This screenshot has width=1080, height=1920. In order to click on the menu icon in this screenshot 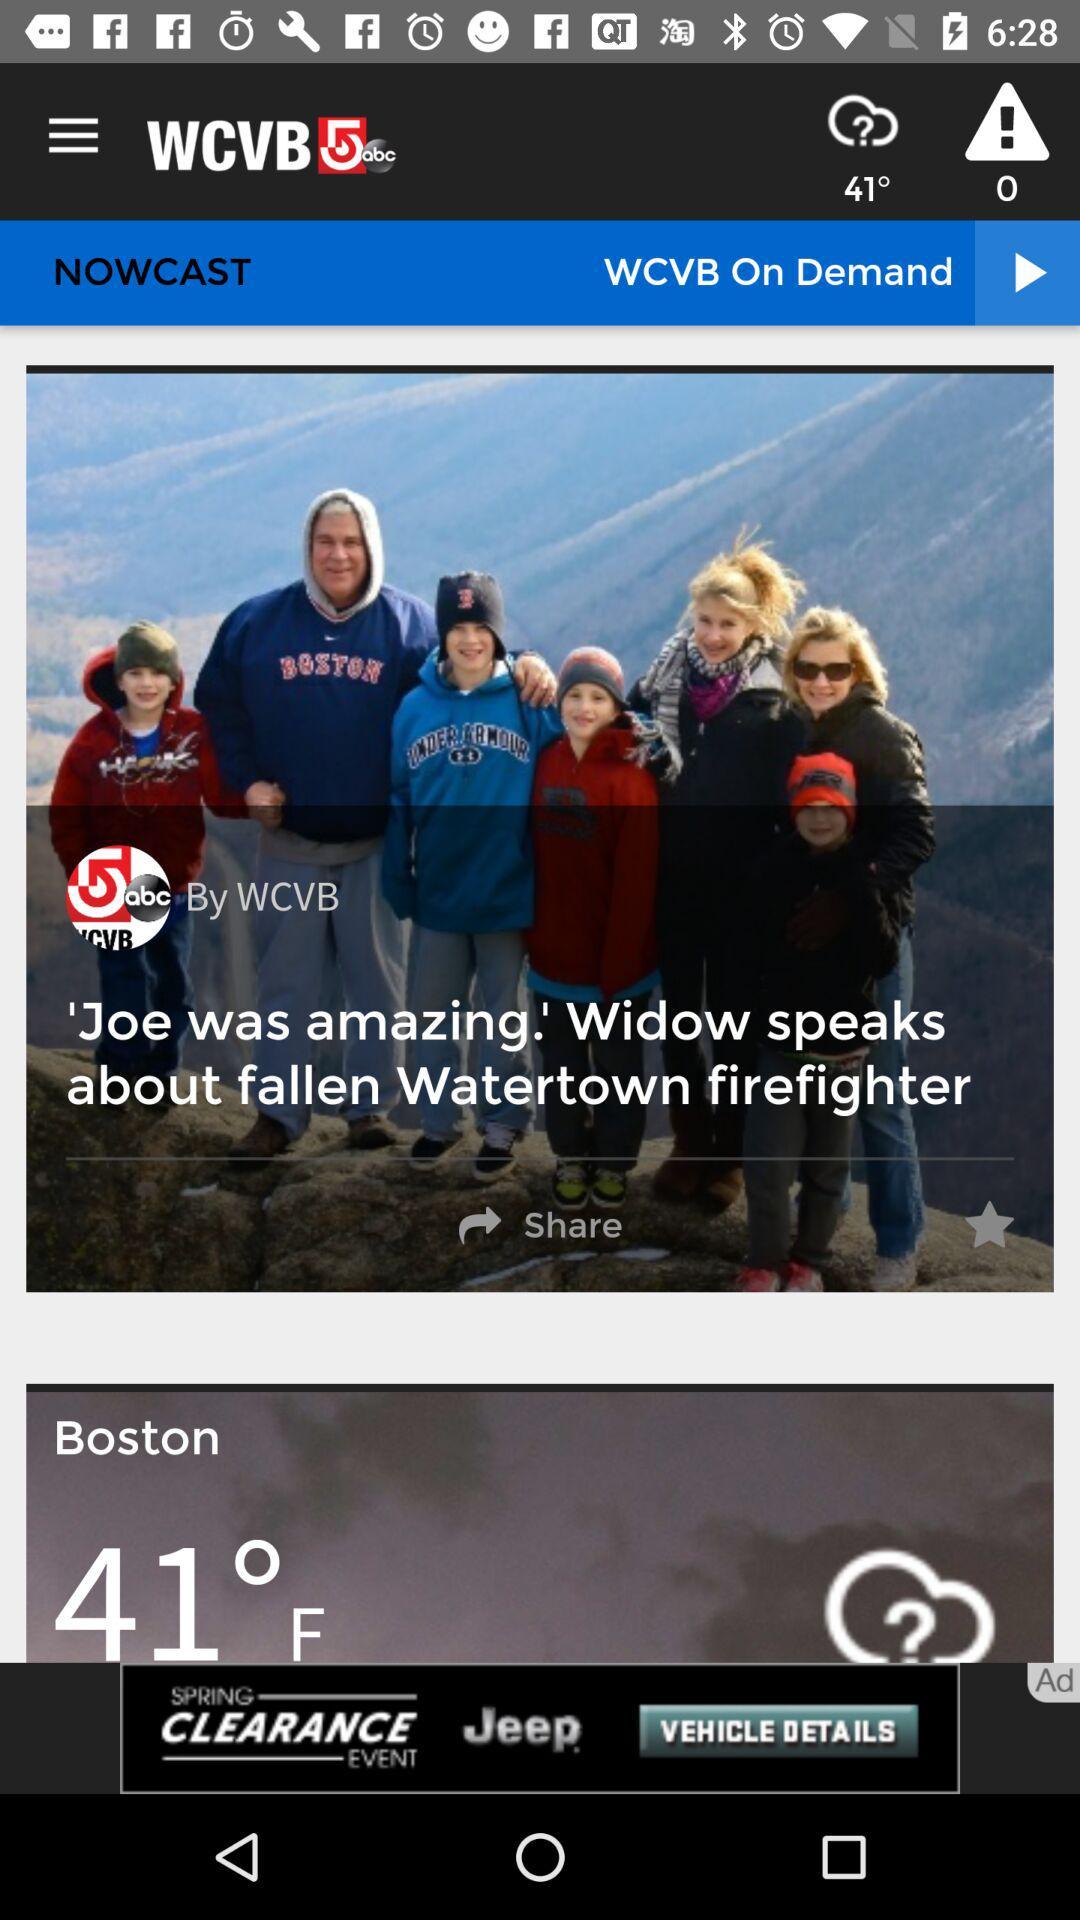, I will do `click(72, 135)`.